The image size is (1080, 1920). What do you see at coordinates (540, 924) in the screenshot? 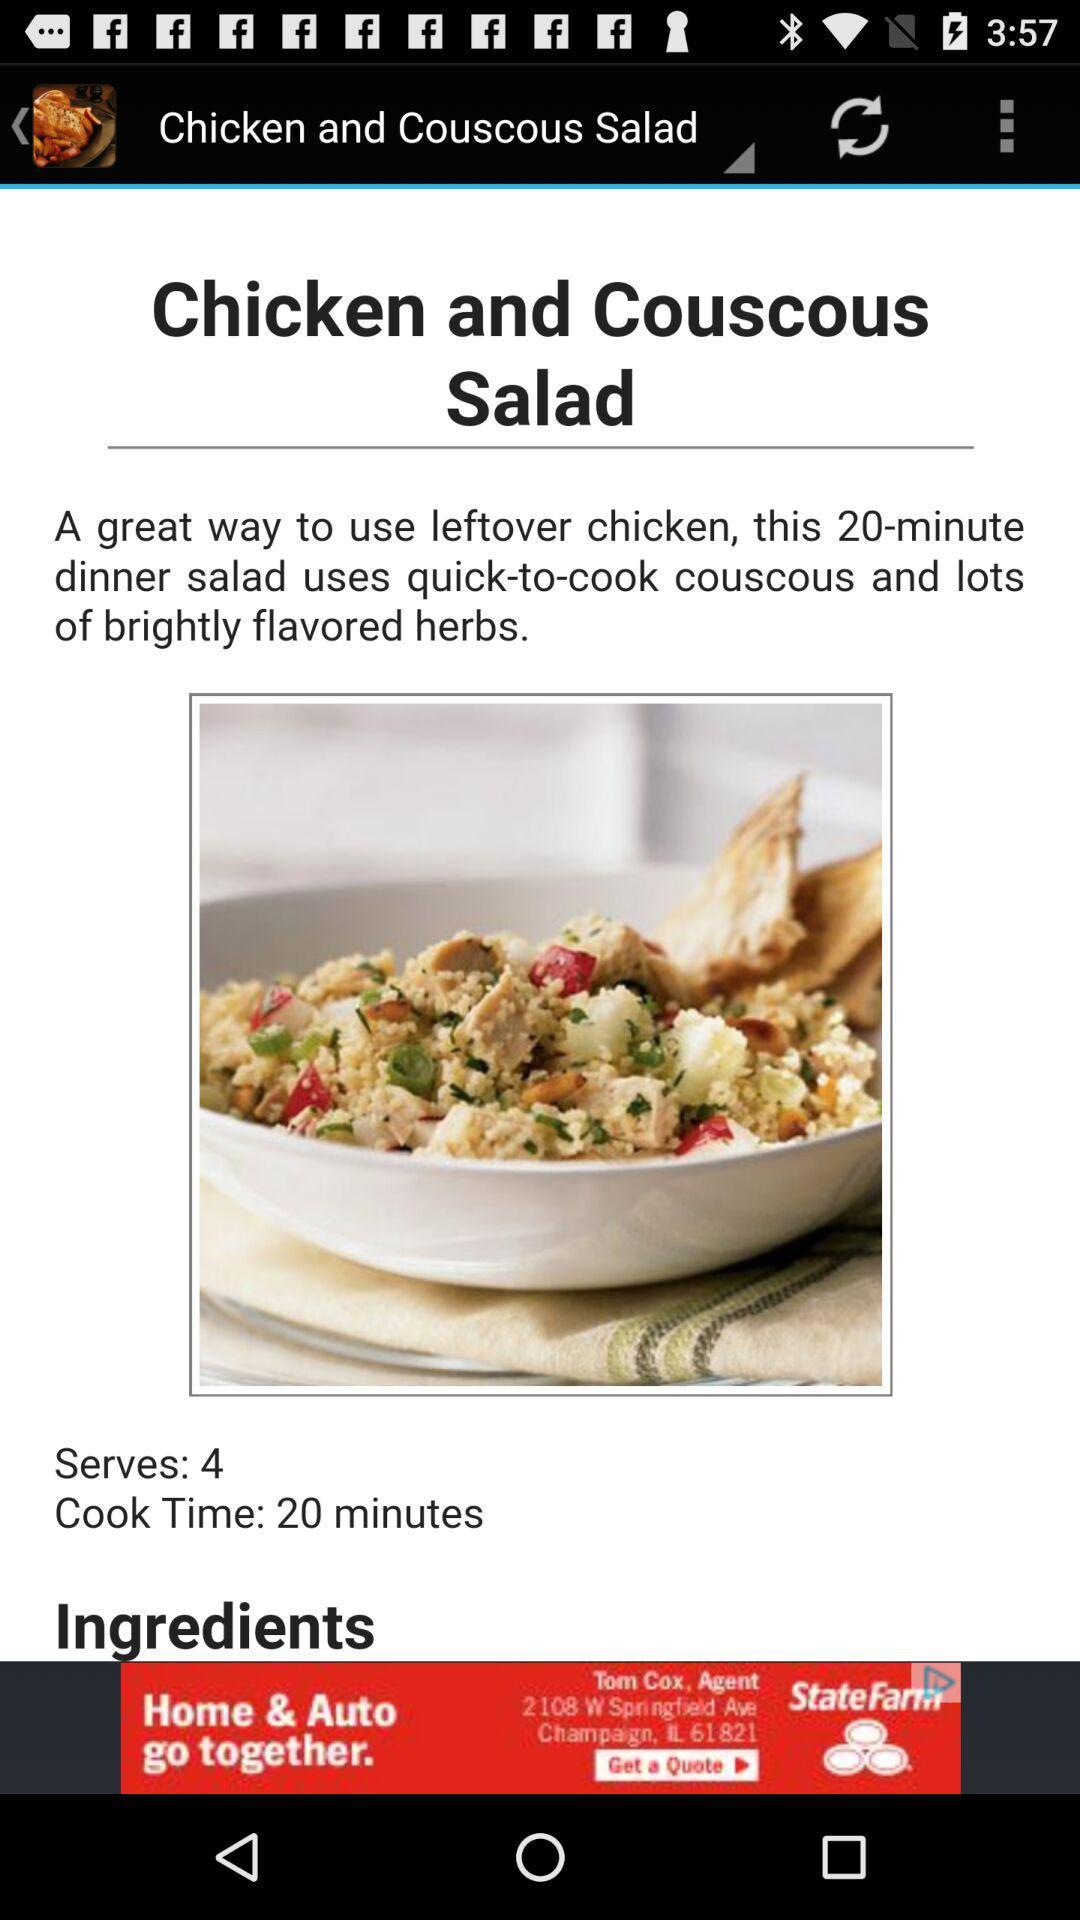
I see `click recipe in middle` at bounding box center [540, 924].